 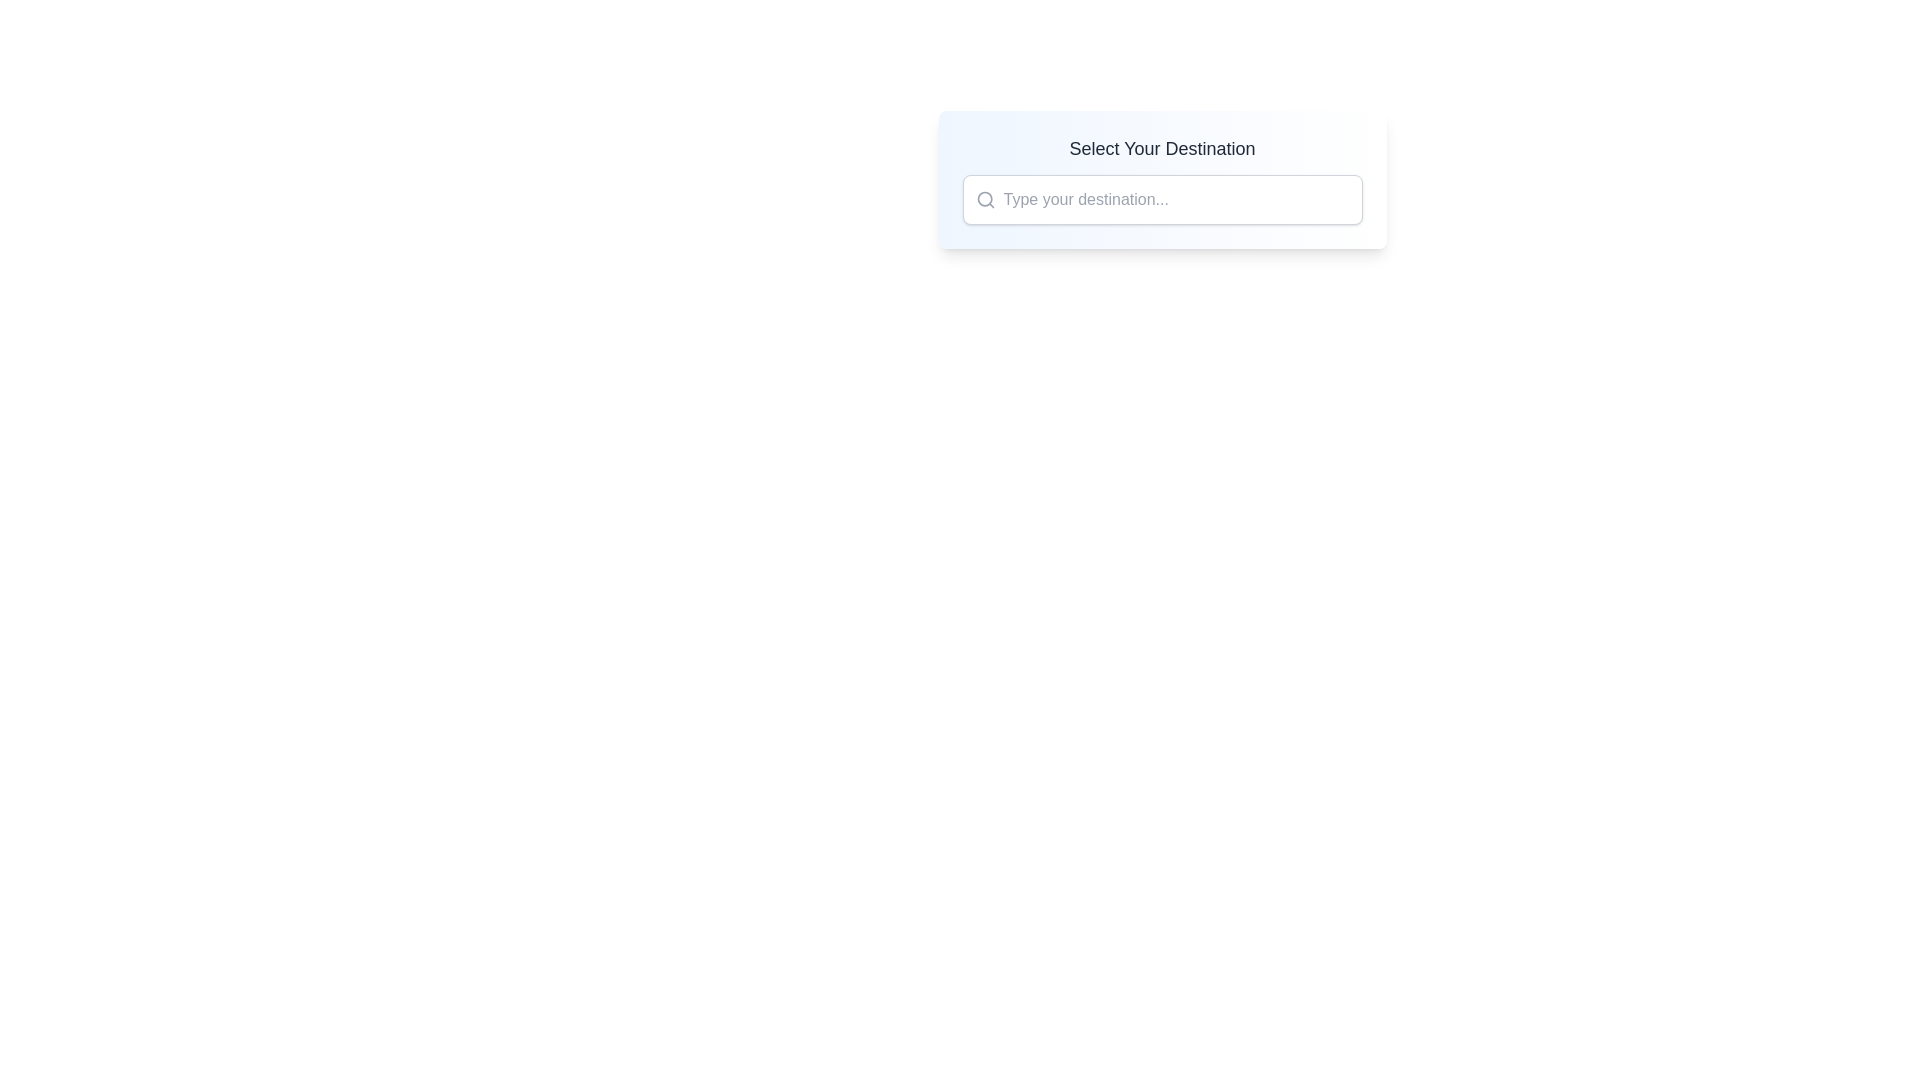 What do you see at coordinates (1162, 200) in the screenshot?
I see `the search bar input field with the placeholder 'Type your destination...' to focus on it` at bounding box center [1162, 200].